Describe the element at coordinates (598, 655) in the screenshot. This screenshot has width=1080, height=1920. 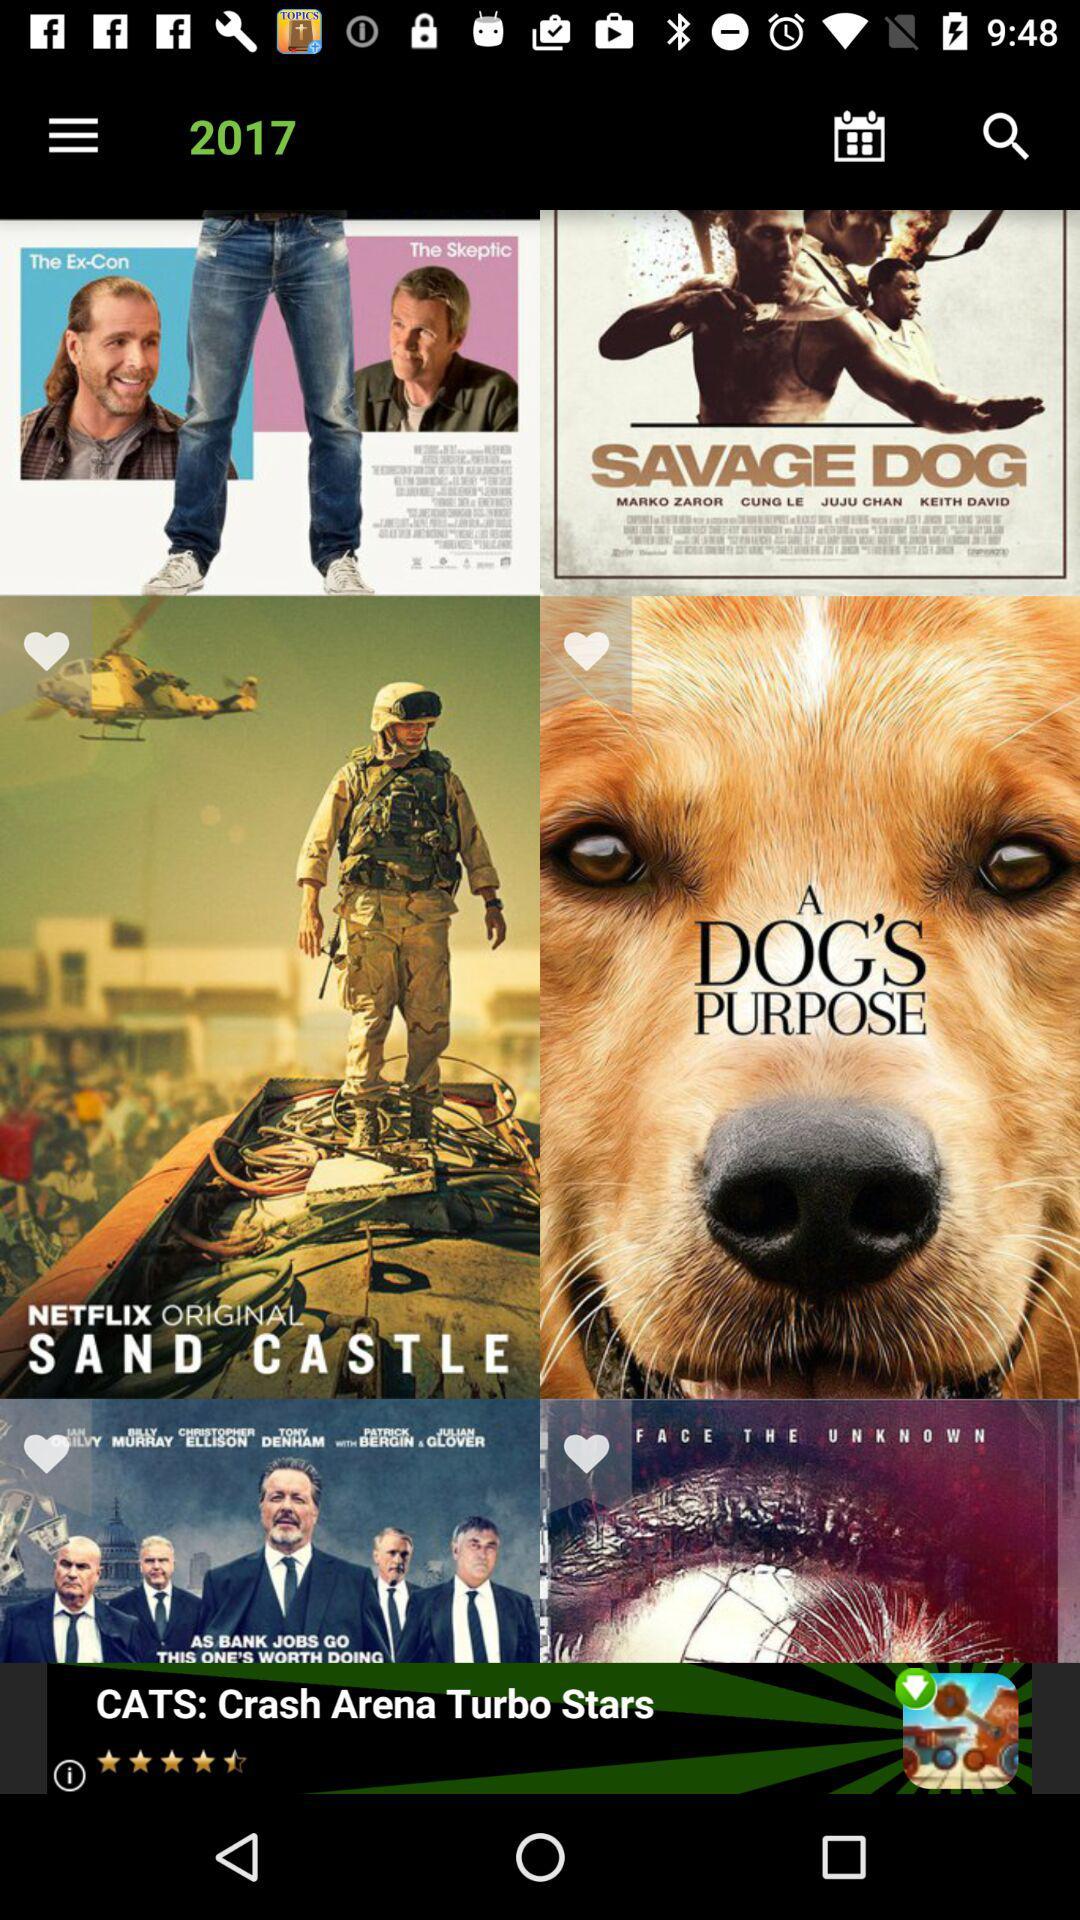
I see `heart this movie` at that location.